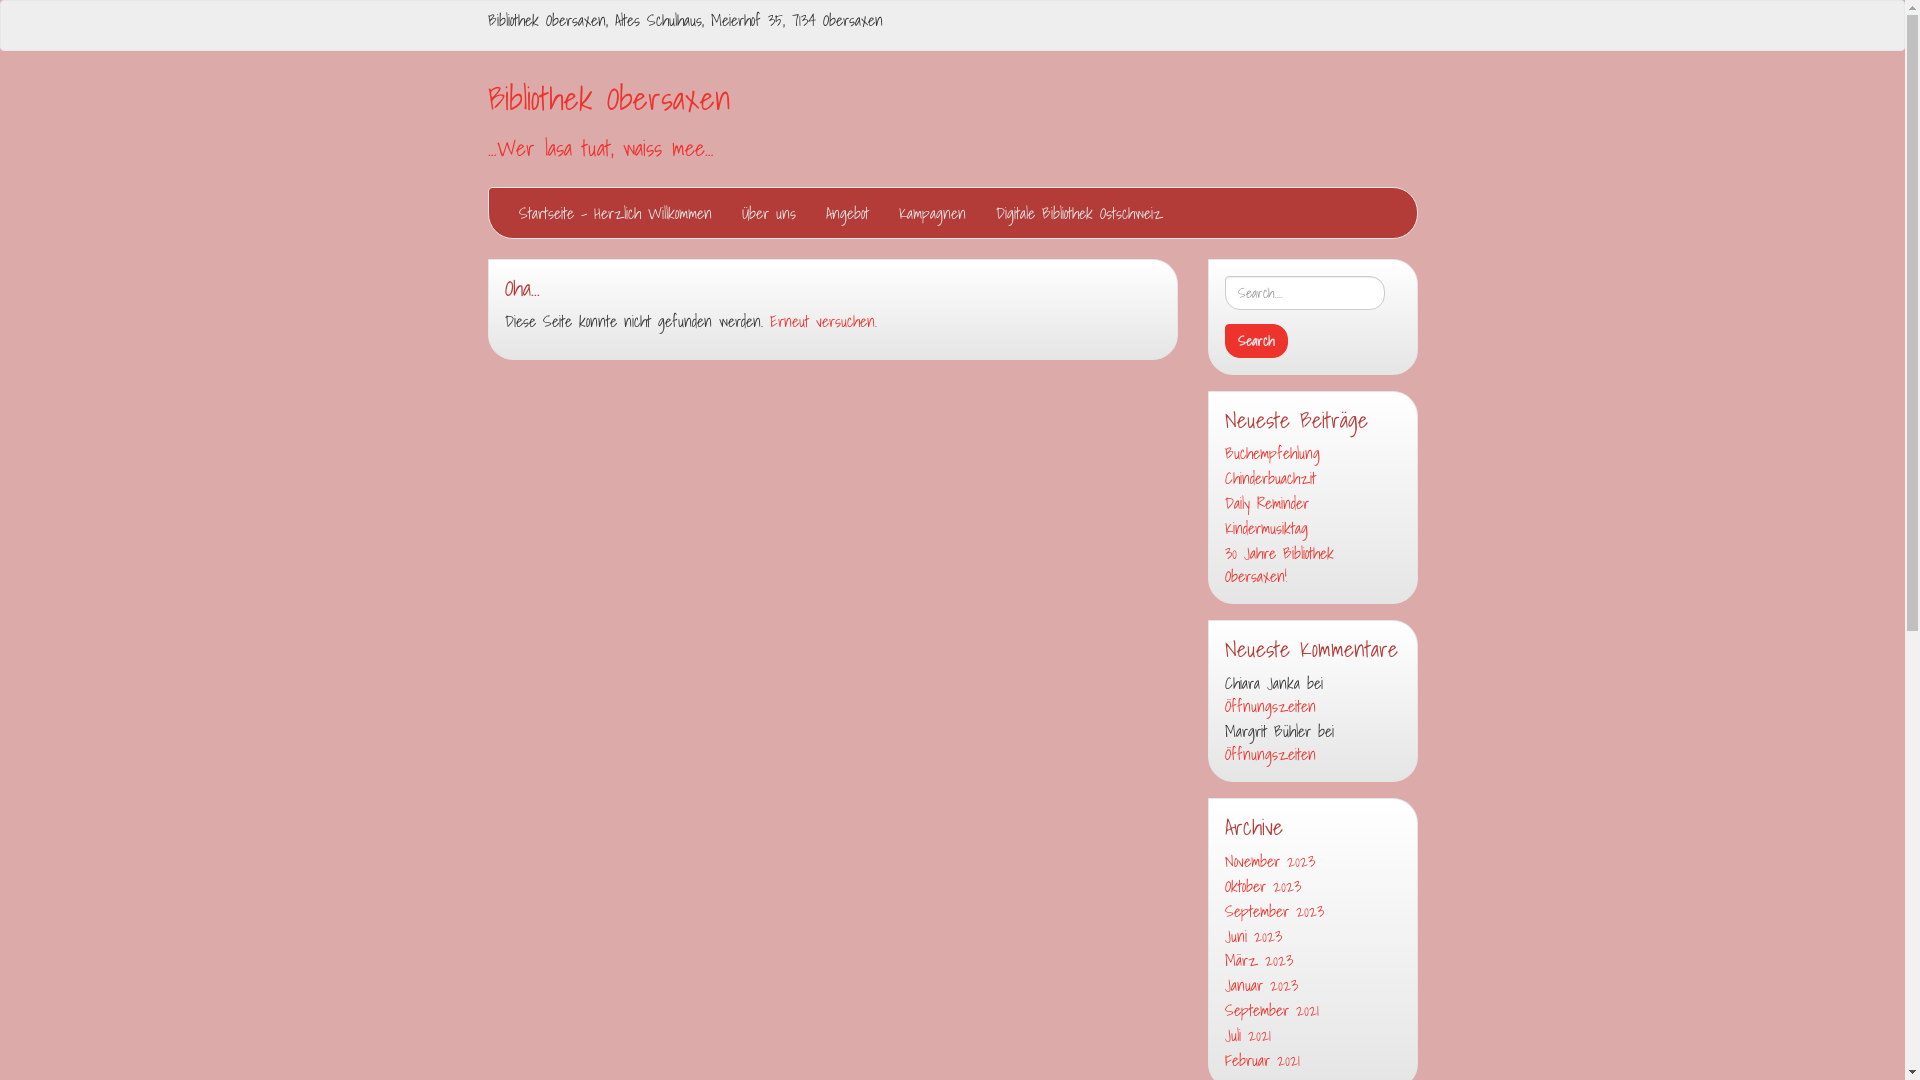  What do you see at coordinates (1254, 339) in the screenshot?
I see `'Search'` at bounding box center [1254, 339].